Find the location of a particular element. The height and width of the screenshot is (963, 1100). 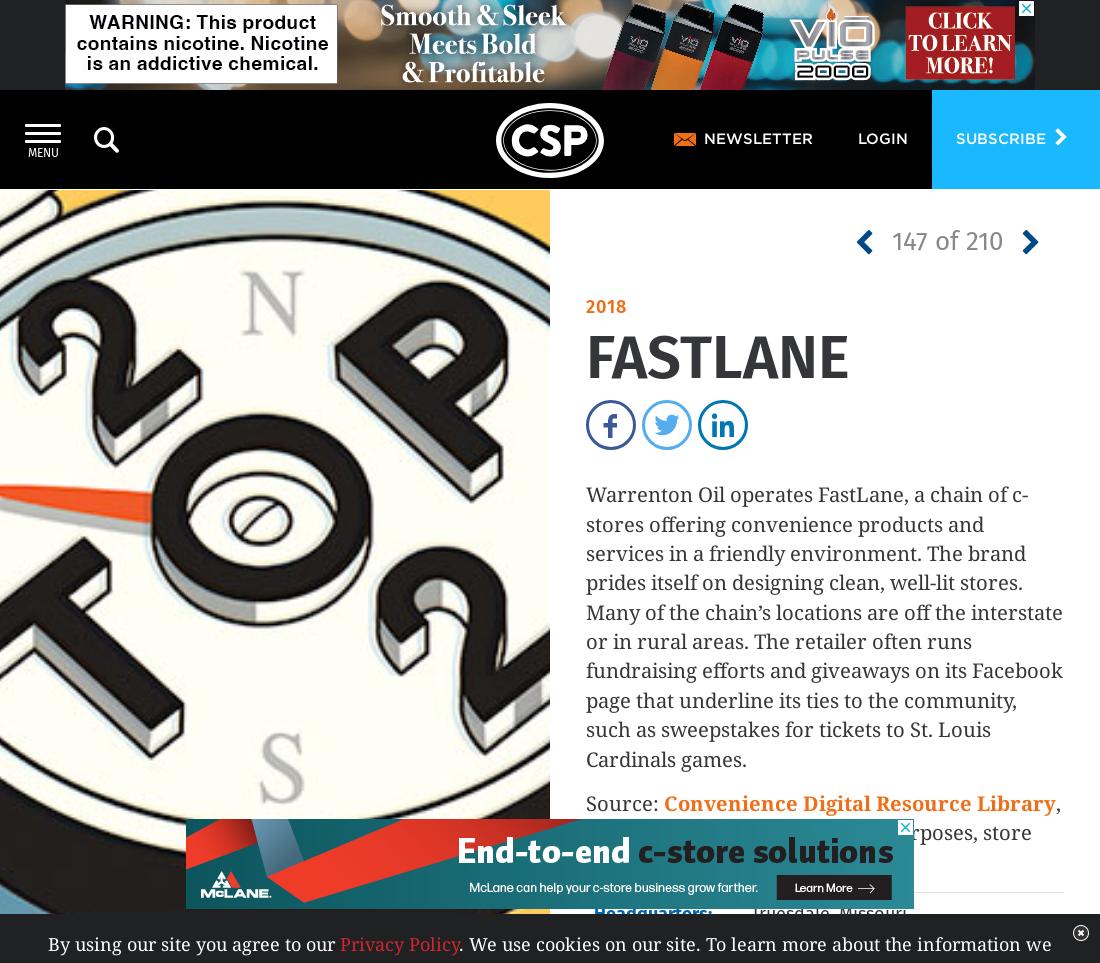

'Truesdale, Missouri' is located at coordinates (827, 912).